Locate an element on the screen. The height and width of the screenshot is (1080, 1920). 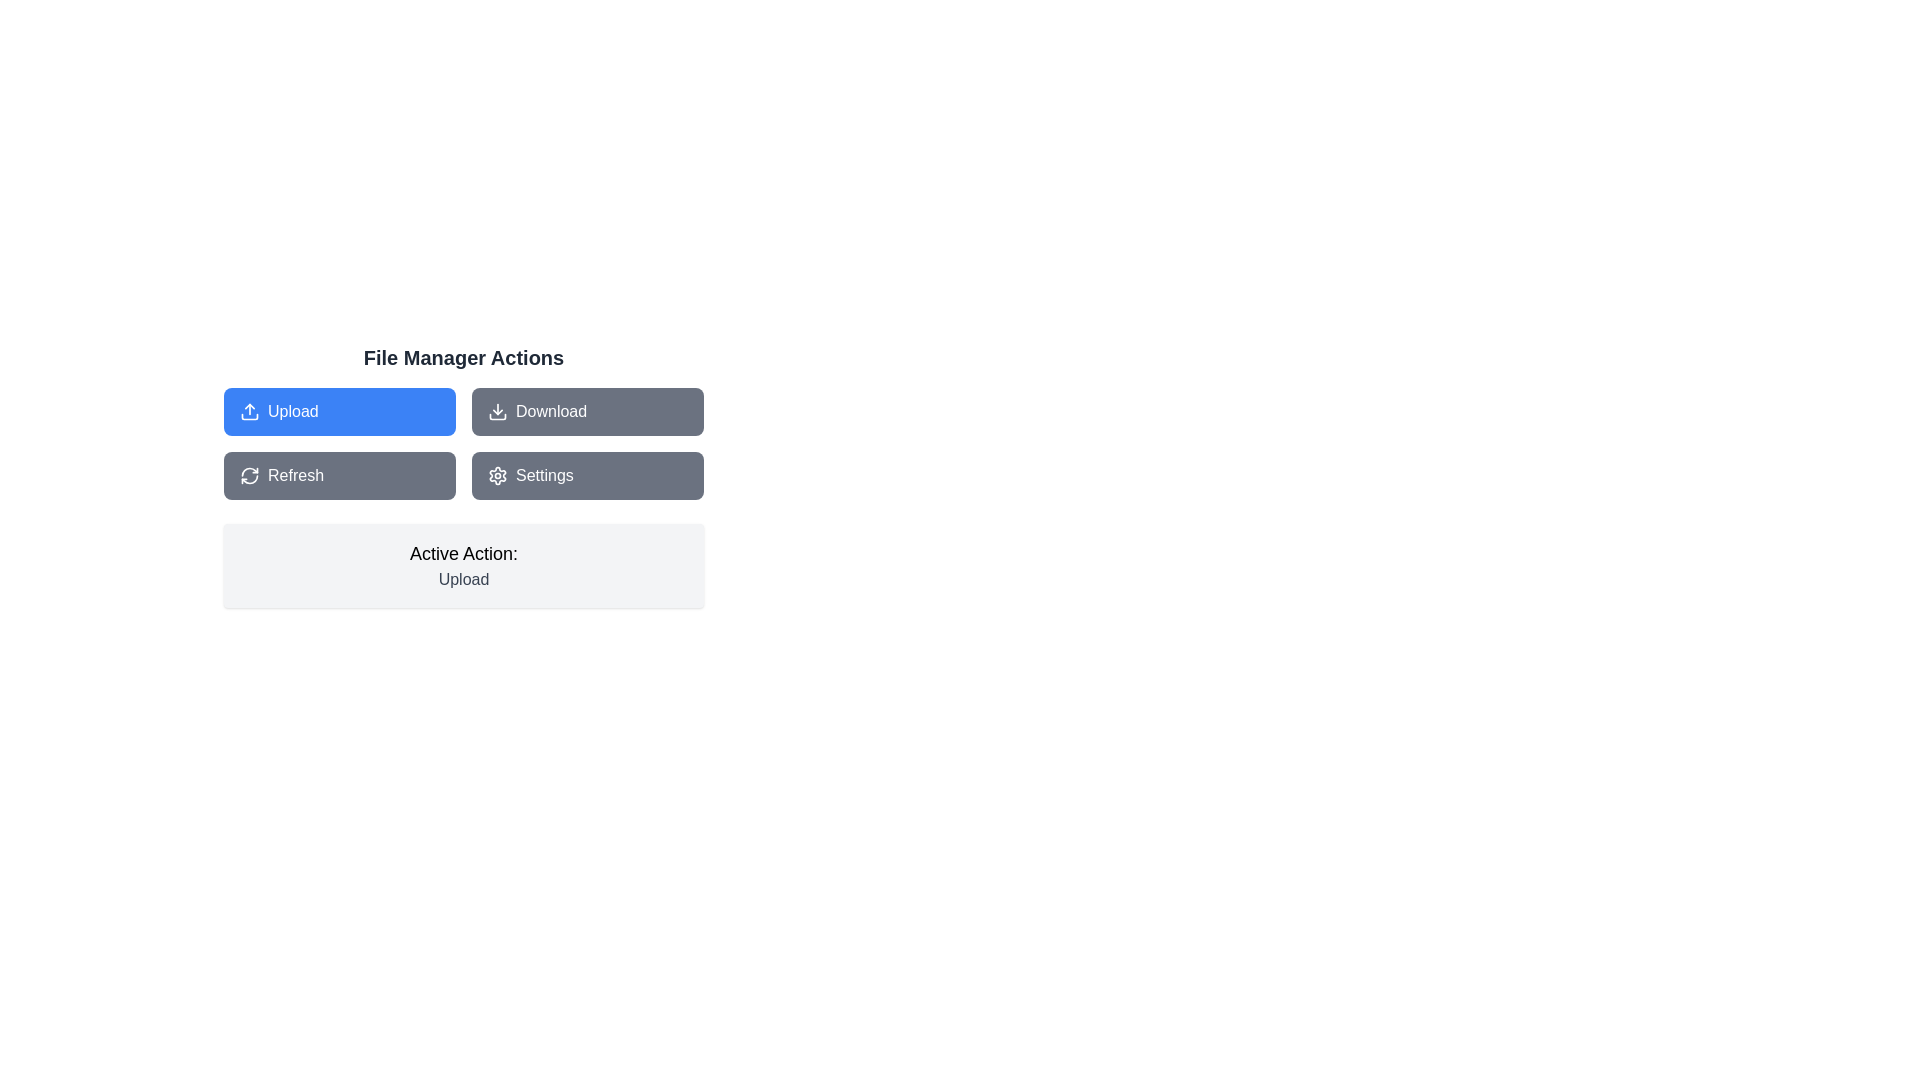
the text label displaying 'Active Action:' which is styled in bold black text on a light gray background, located near the top of the information box is located at coordinates (463, 554).